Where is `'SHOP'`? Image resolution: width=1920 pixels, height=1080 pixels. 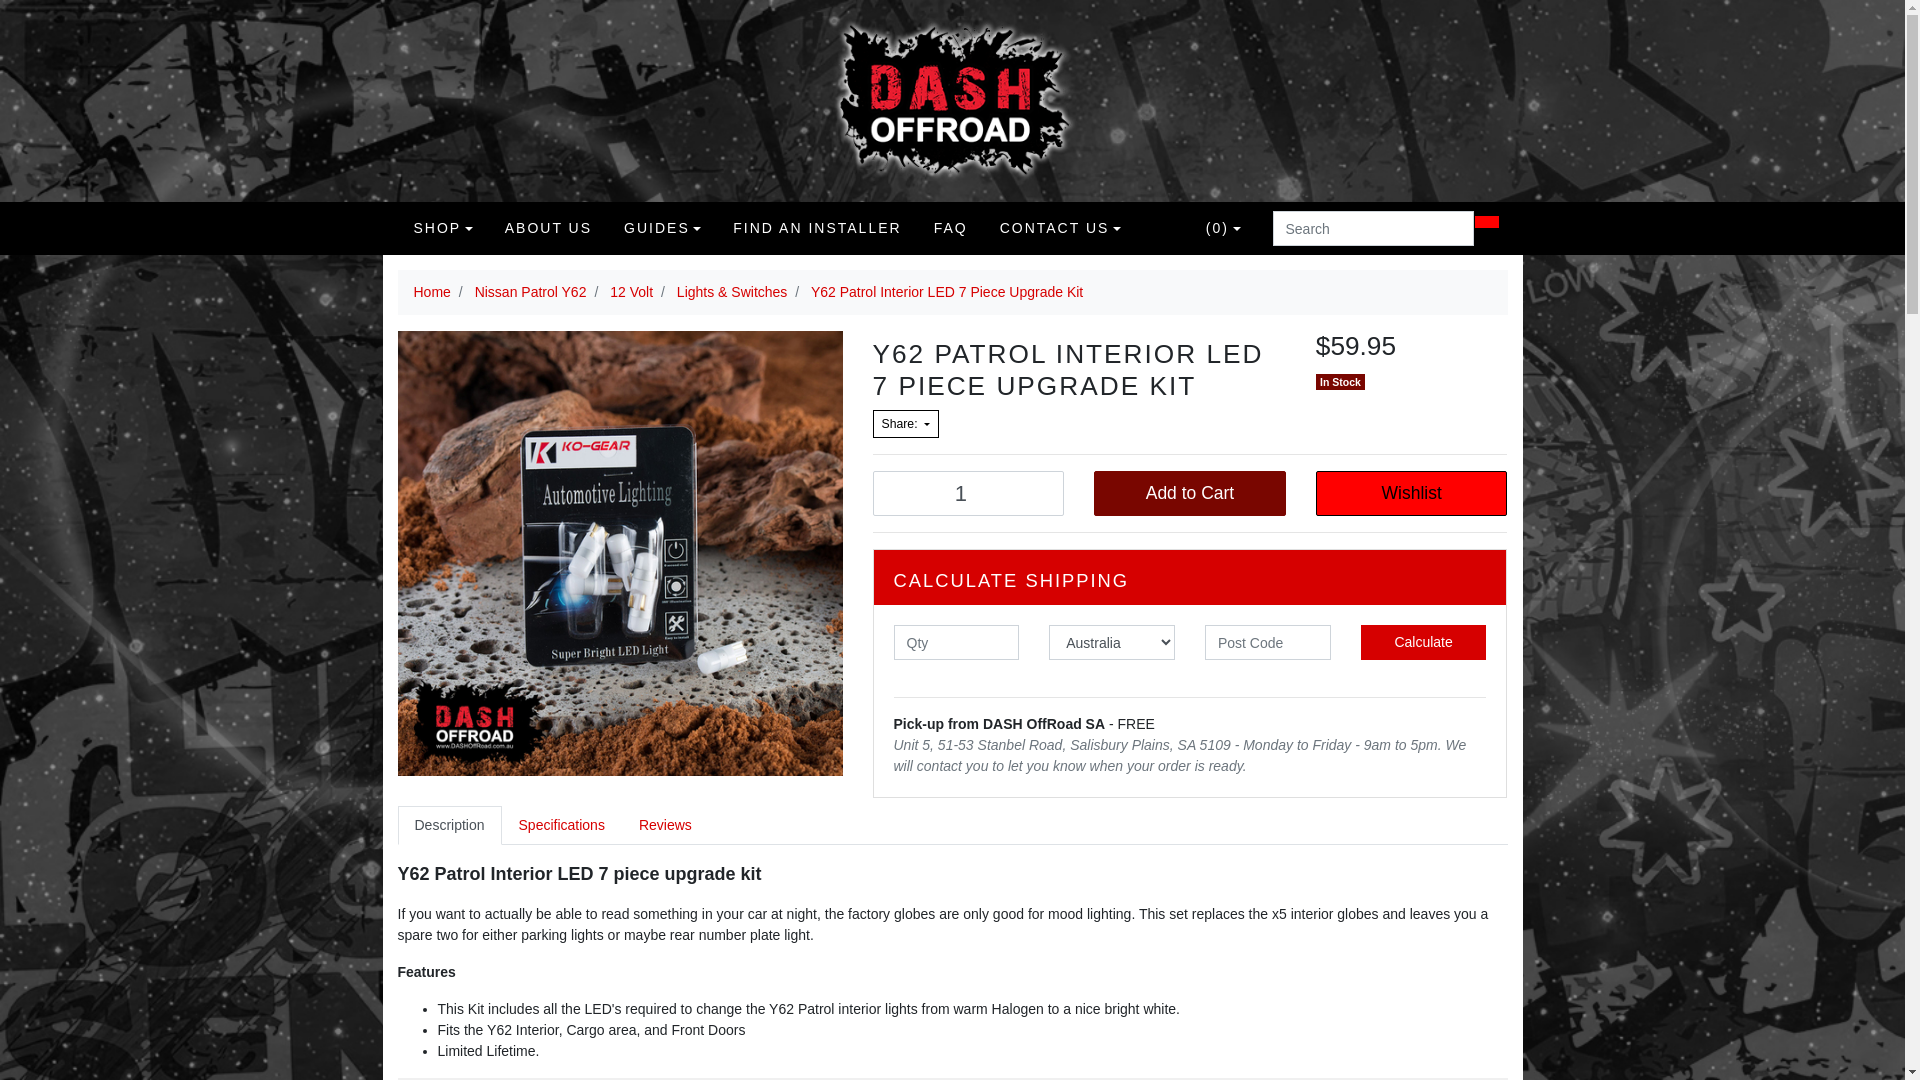 'SHOP' is located at coordinates (442, 227).